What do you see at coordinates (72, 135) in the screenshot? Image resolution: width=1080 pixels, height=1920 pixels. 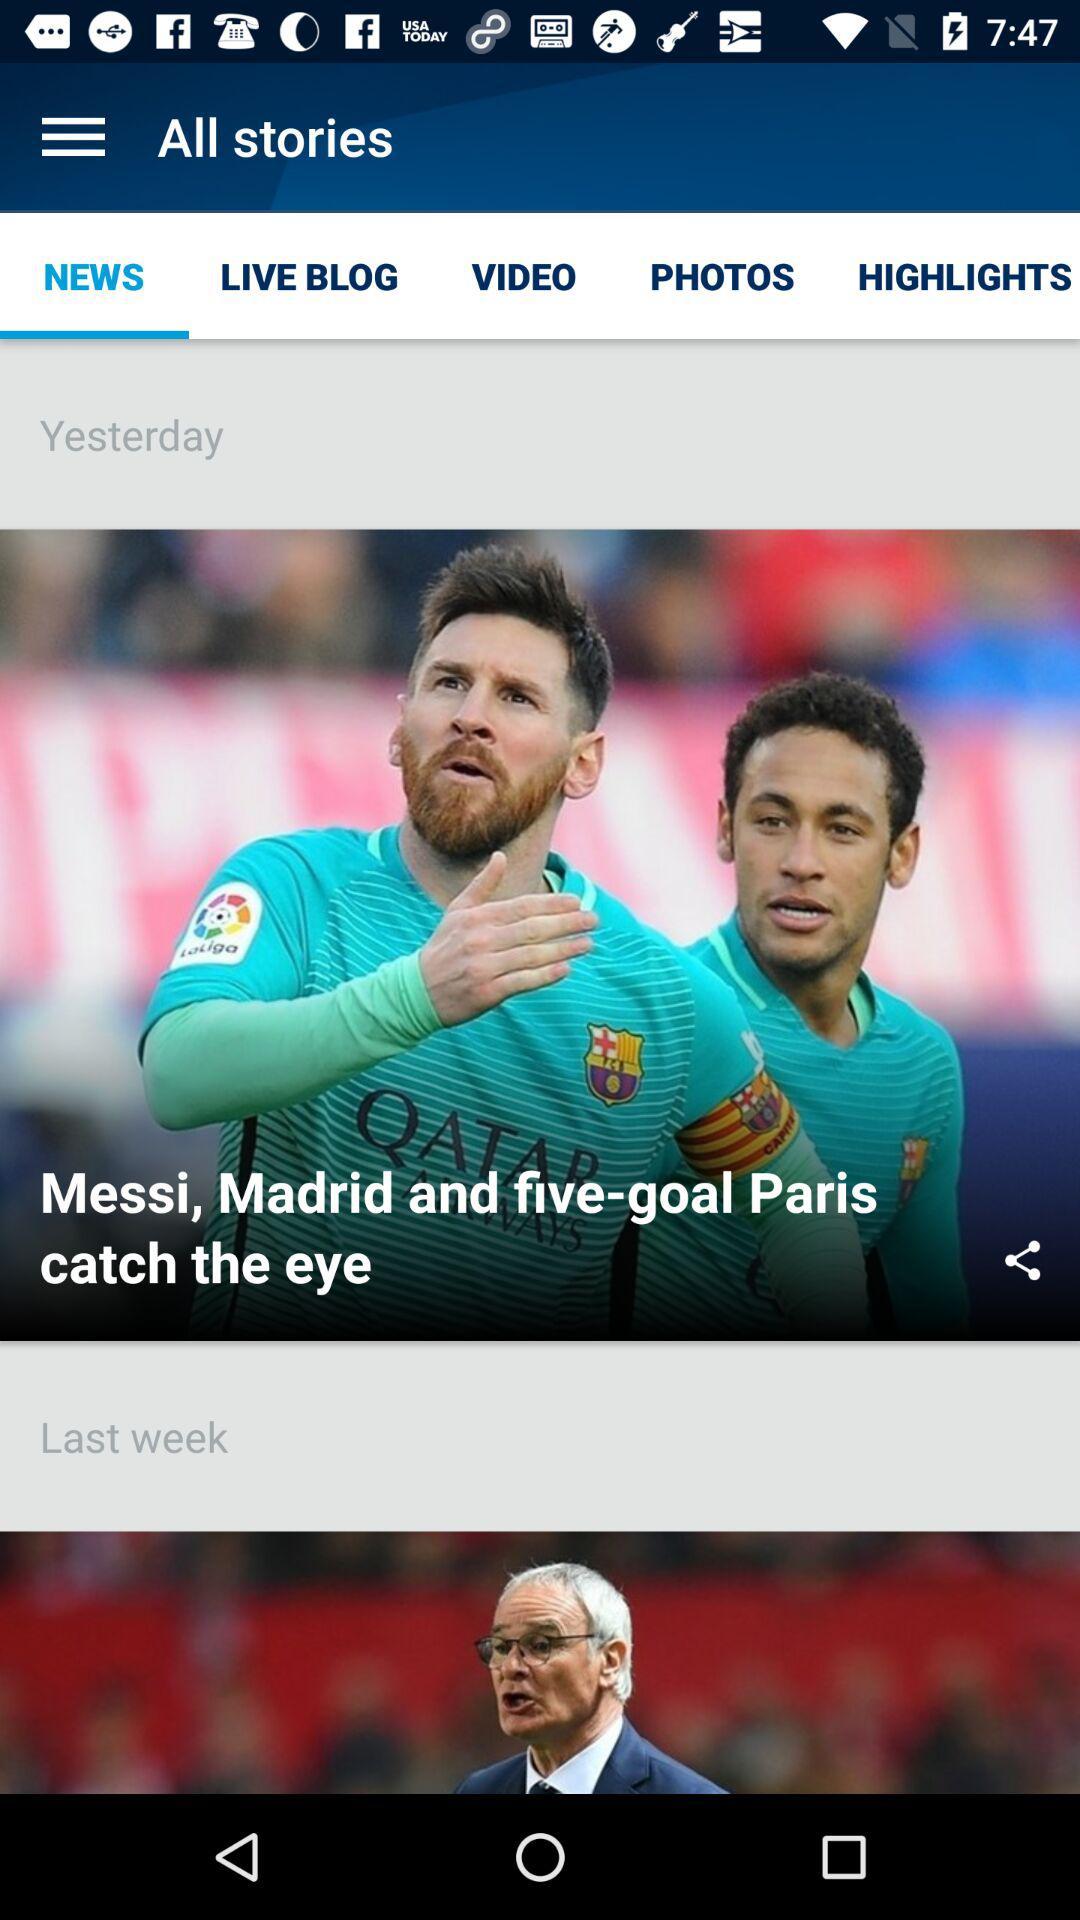 I see `open menu` at bounding box center [72, 135].